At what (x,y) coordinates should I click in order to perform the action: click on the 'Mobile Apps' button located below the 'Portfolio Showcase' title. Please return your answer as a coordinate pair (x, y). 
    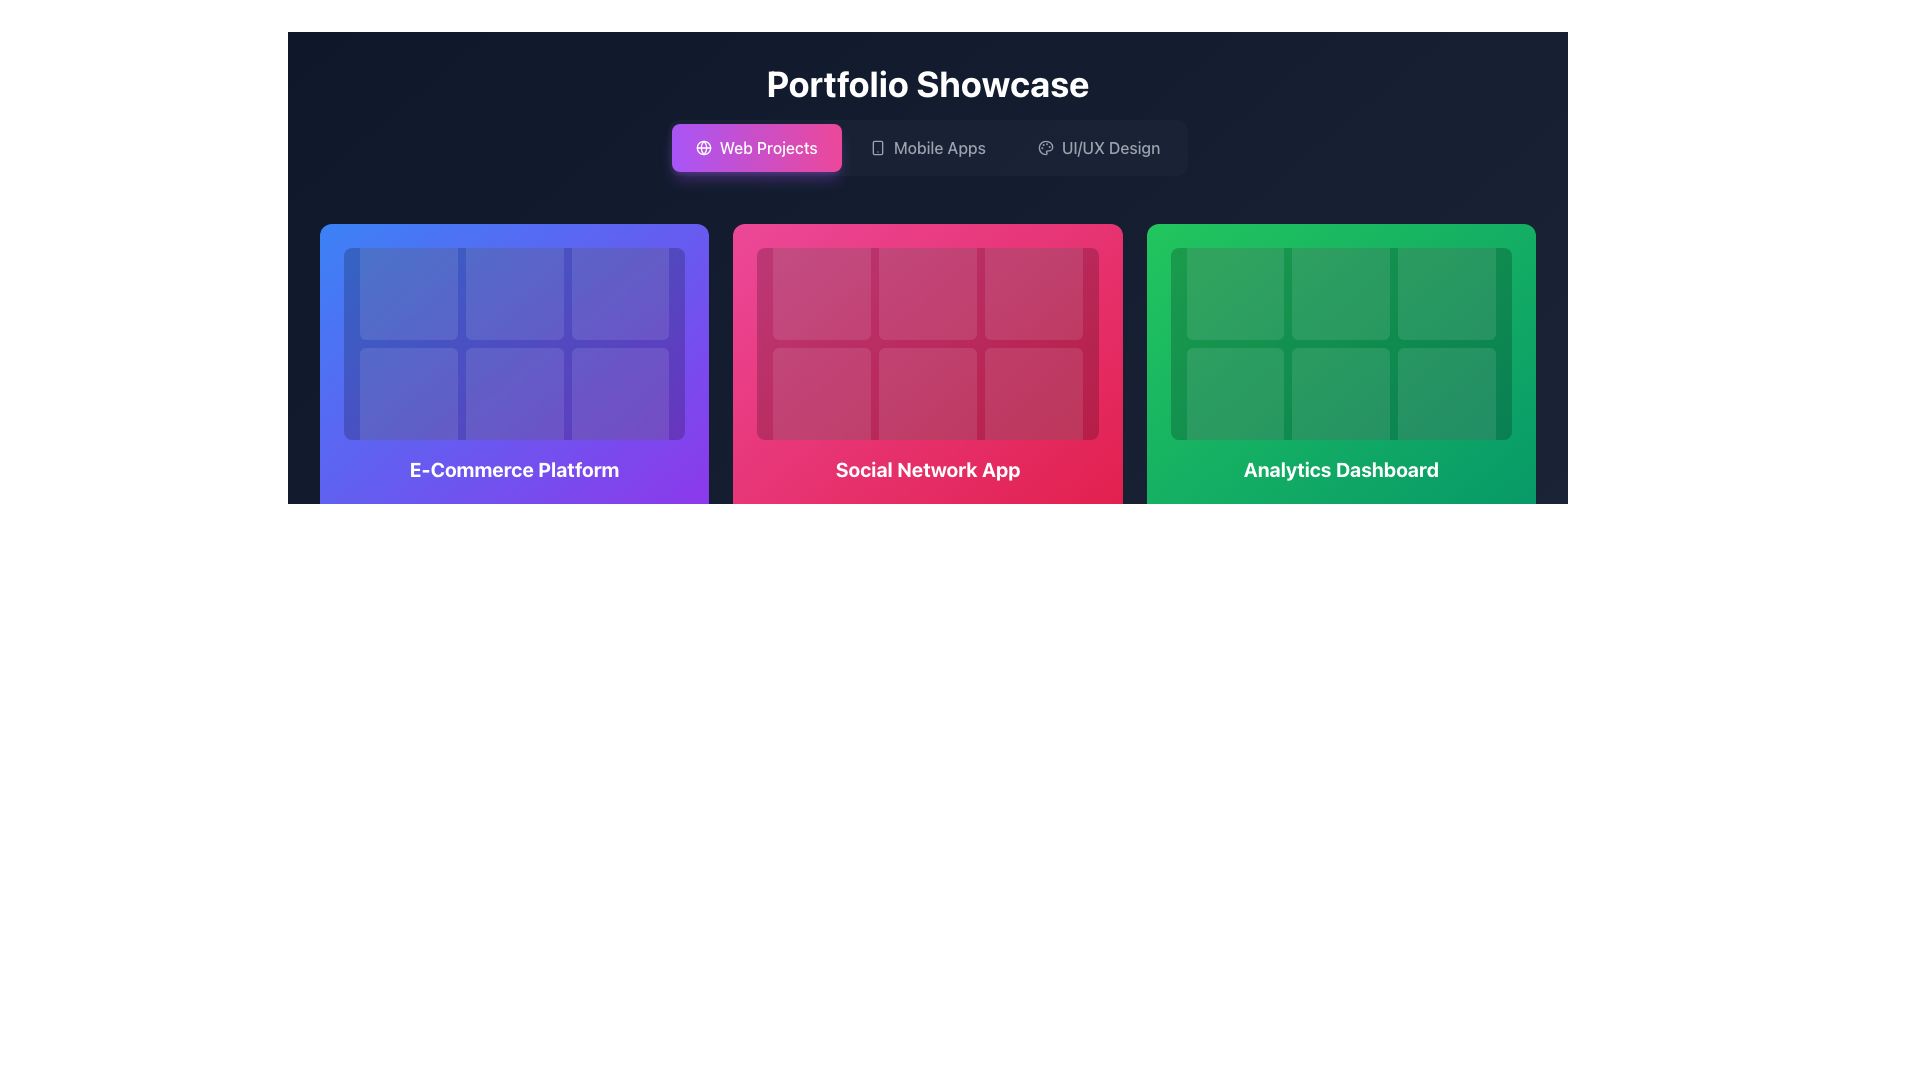
    Looking at the image, I should click on (926, 146).